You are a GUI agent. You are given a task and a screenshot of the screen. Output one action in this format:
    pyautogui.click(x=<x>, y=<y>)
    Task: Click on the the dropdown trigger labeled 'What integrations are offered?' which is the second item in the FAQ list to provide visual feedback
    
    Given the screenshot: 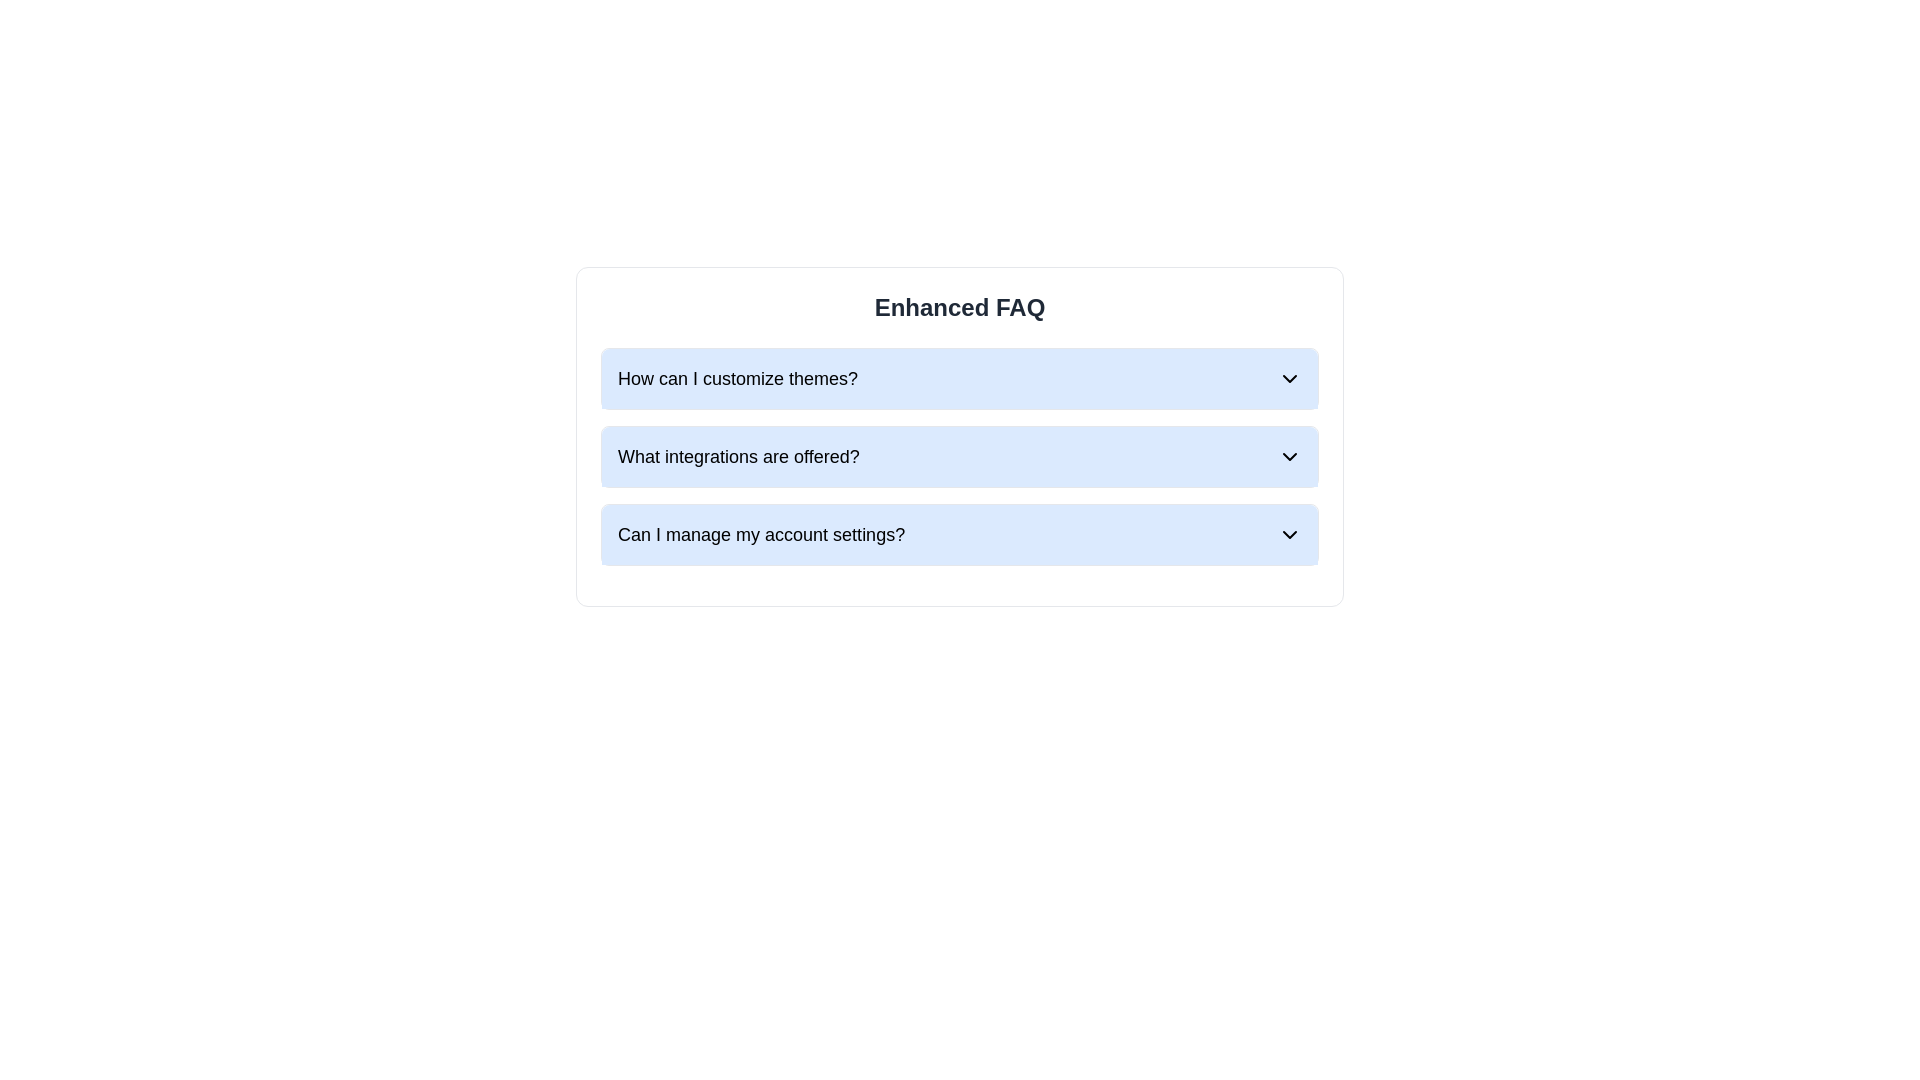 What is the action you would take?
    pyautogui.click(x=960, y=456)
    